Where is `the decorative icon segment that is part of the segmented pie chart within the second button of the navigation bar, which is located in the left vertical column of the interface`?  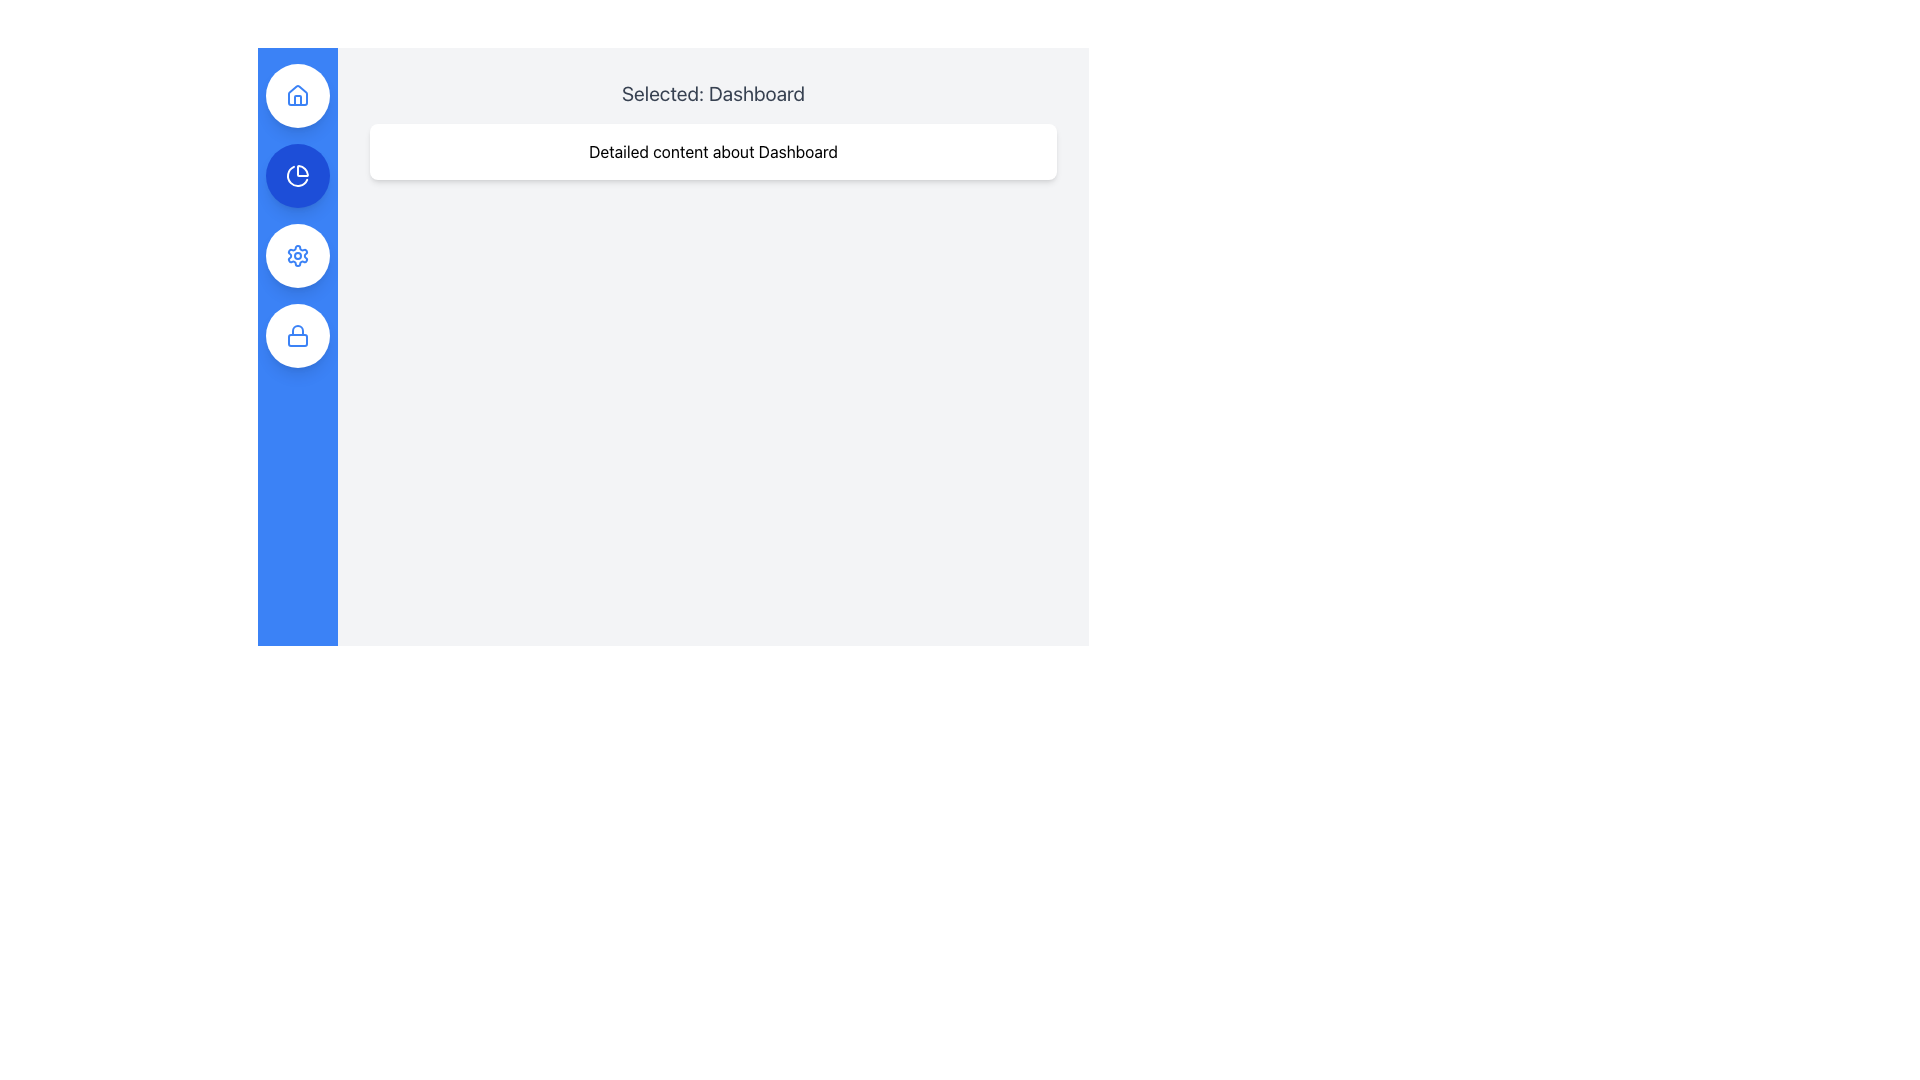 the decorative icon segment that is part of the segmented pie chart within the second button of the navigation bar, which is located in the left vertical column of the interface is located at coordinates (301, 170).